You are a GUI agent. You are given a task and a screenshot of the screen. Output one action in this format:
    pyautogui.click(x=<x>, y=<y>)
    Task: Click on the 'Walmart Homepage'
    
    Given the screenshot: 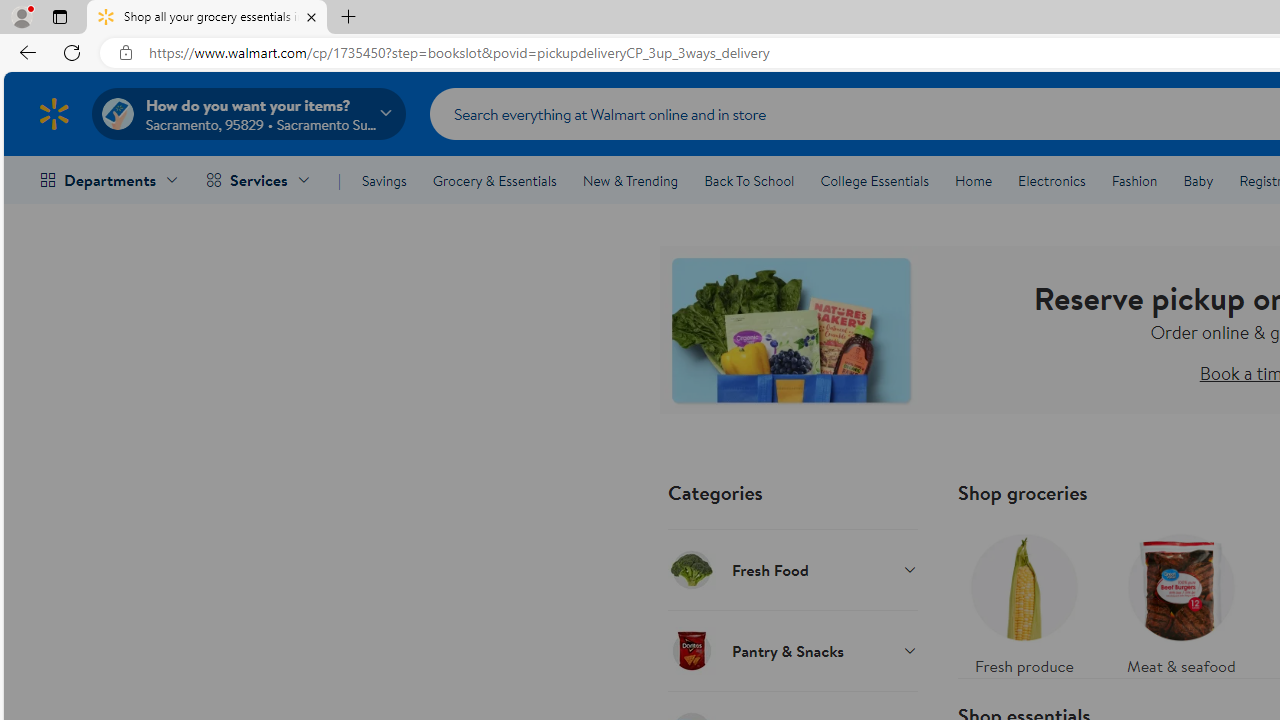 What is the action you would take?
    pyautogui.click(x=53, y=113)
    